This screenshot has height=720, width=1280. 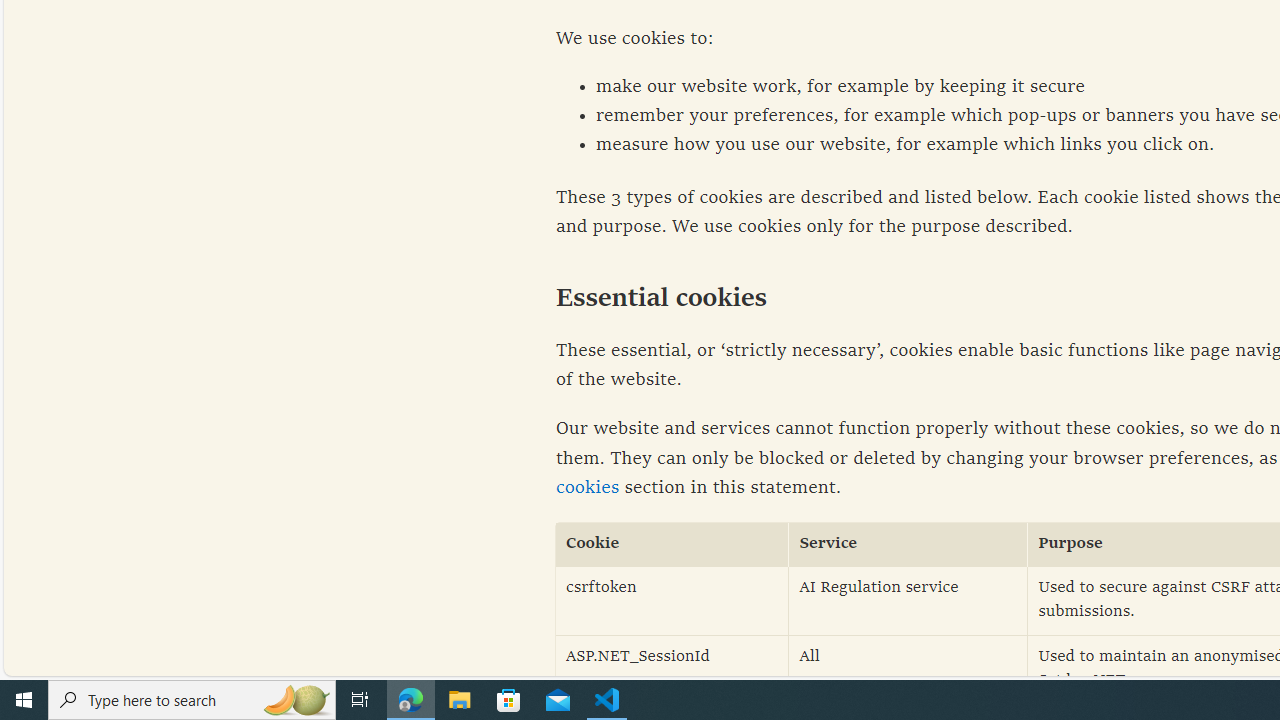 What do you see at coordinates (672, 669) in the screenshot?
I see `'ASP.NET_SessionId'` at bounding box center [672, 669].